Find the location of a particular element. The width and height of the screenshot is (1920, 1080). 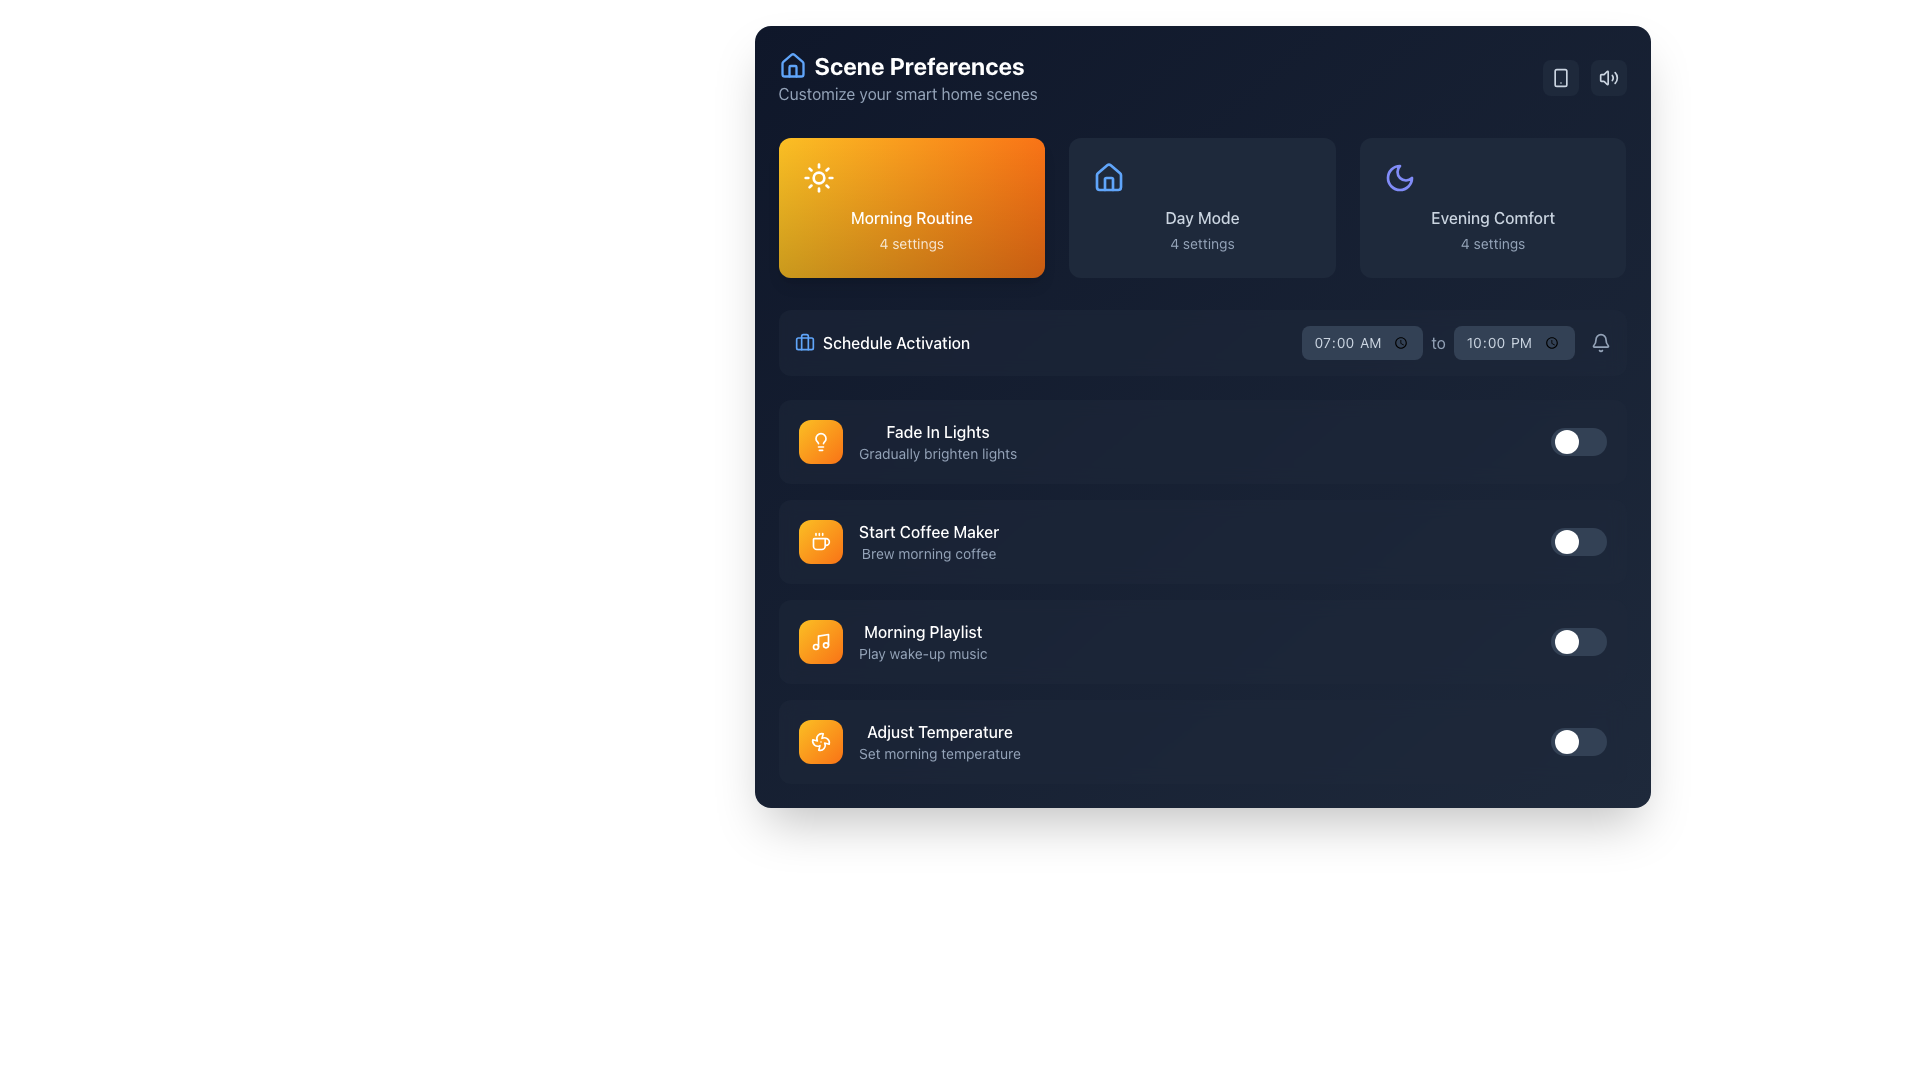

the sound-related Icon button located in the top-right corner of the interface is located at coordinates (1608, 76).